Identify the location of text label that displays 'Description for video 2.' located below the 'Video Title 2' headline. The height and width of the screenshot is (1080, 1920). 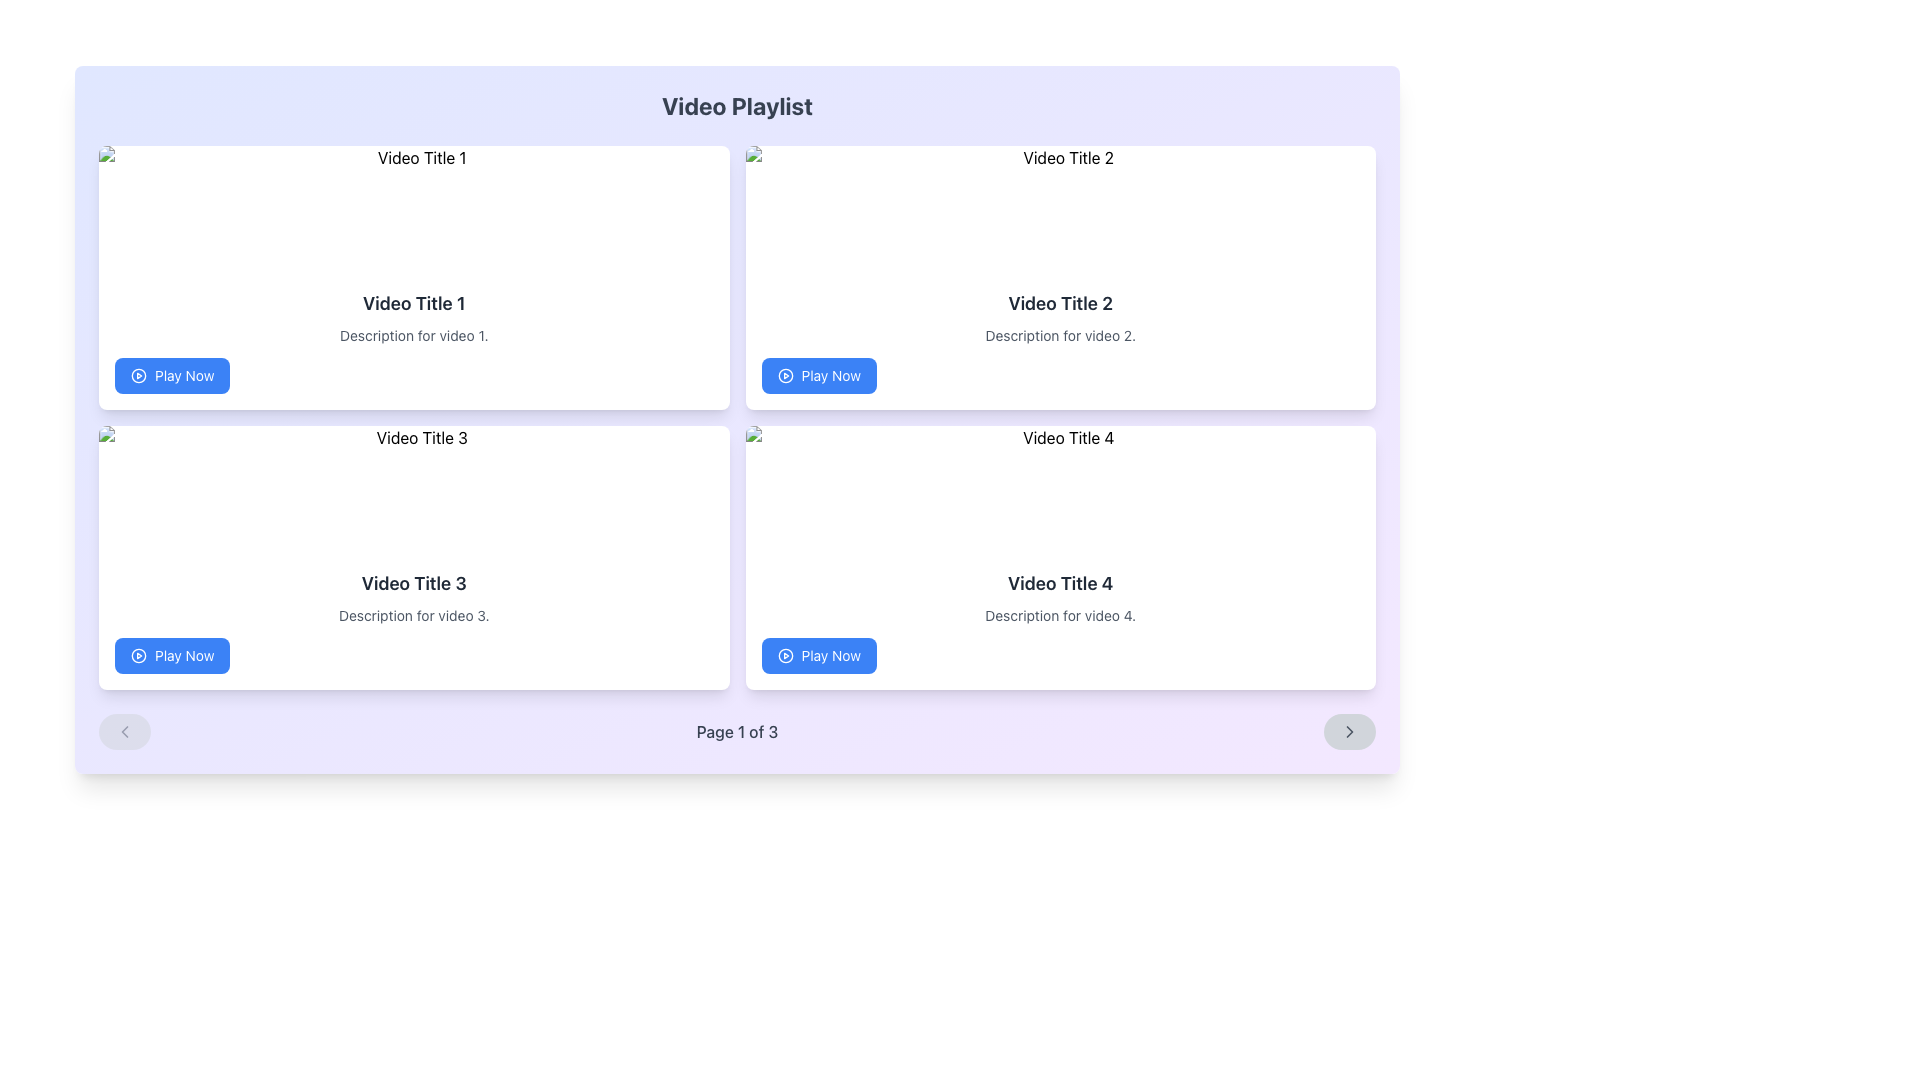
(1059, 334).